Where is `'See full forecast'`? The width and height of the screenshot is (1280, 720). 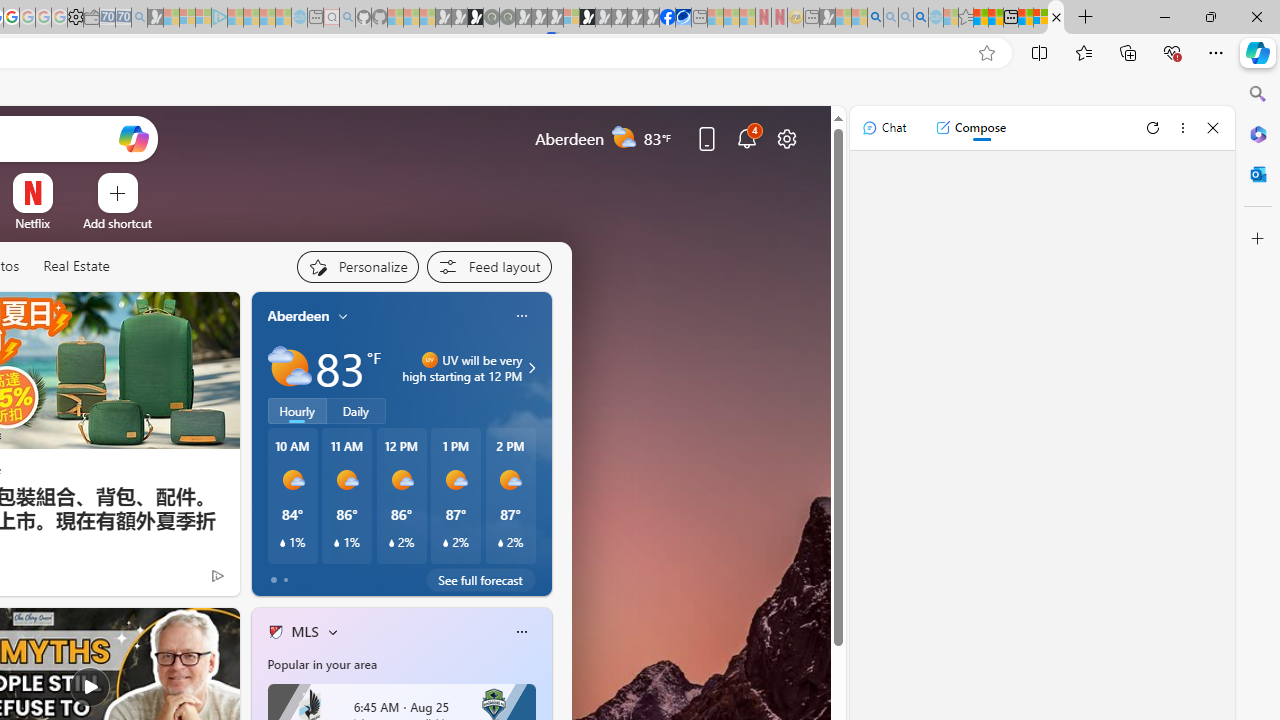
'See full forecast' is located at coordinates (480, 579).